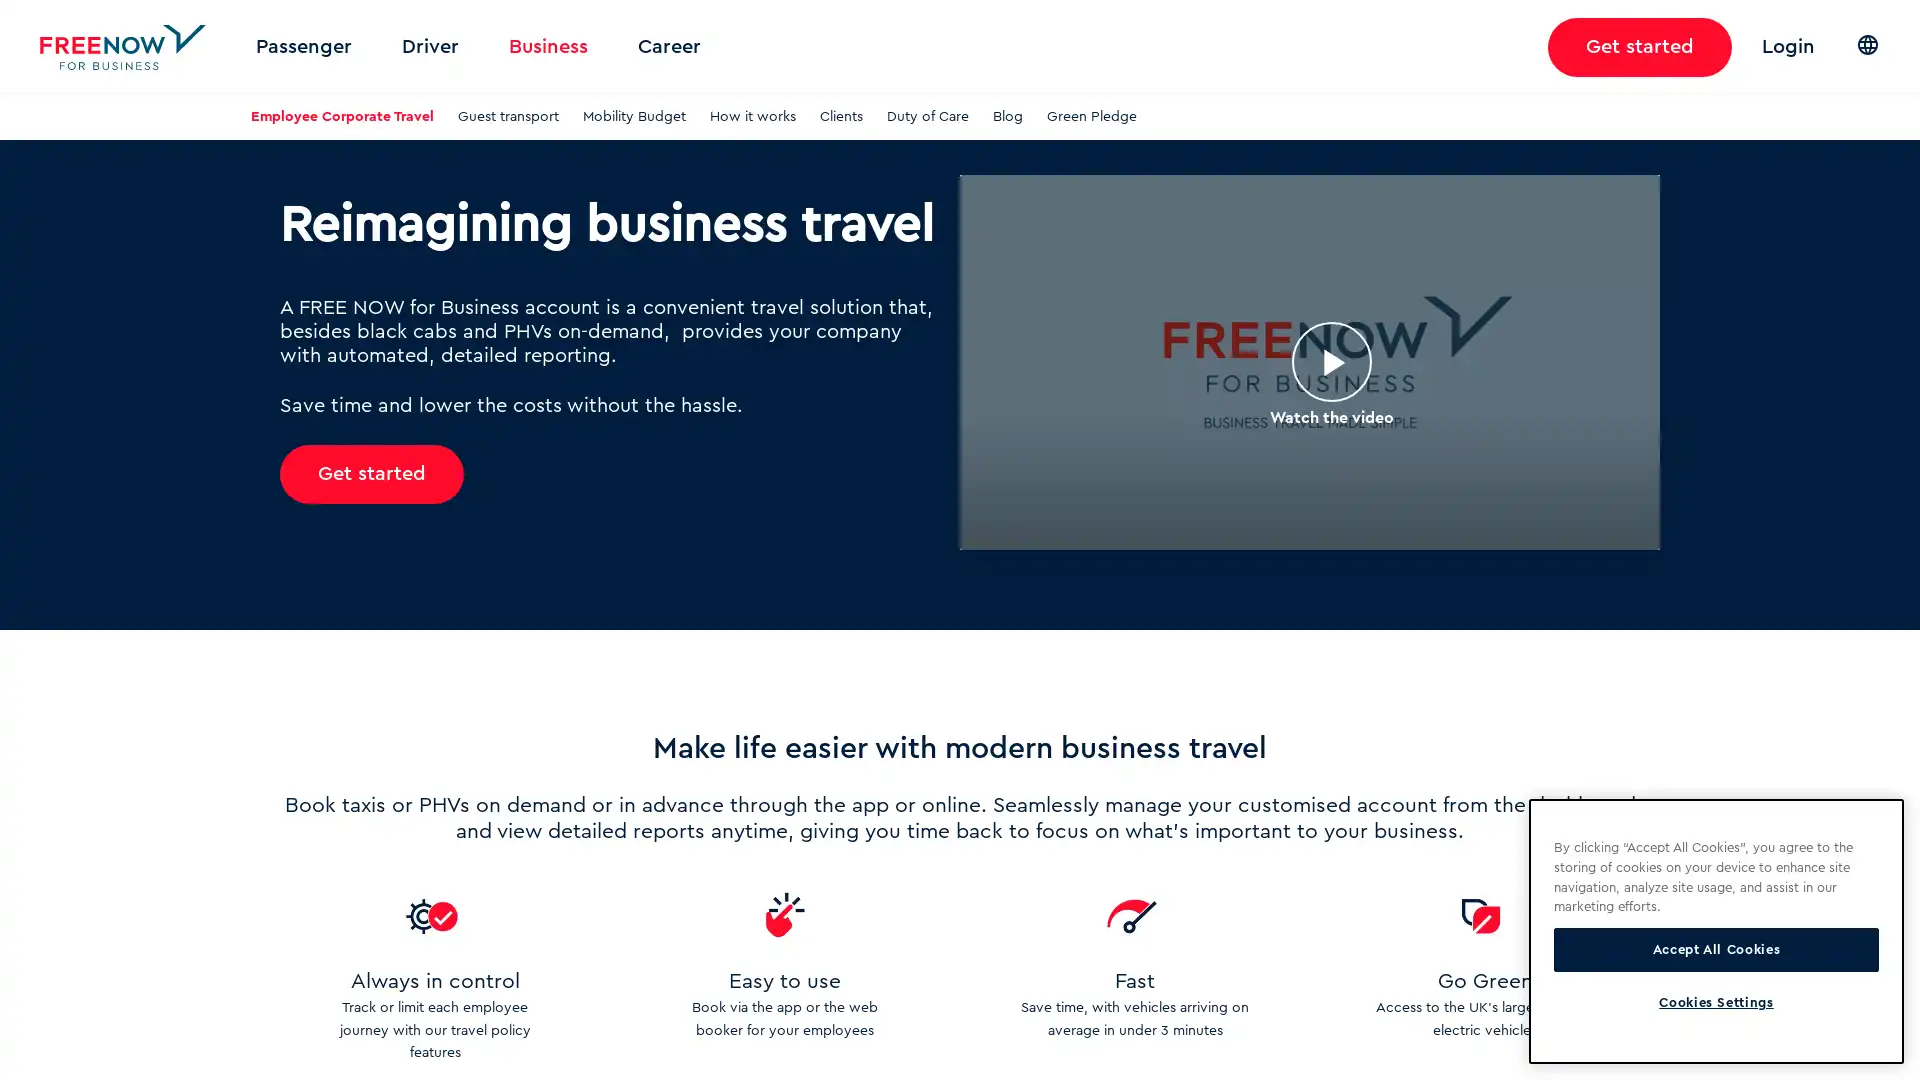 The height and width of the screenshot is (1080, 1920). I want to click on Accept All Cookies, so click(1715, 948).